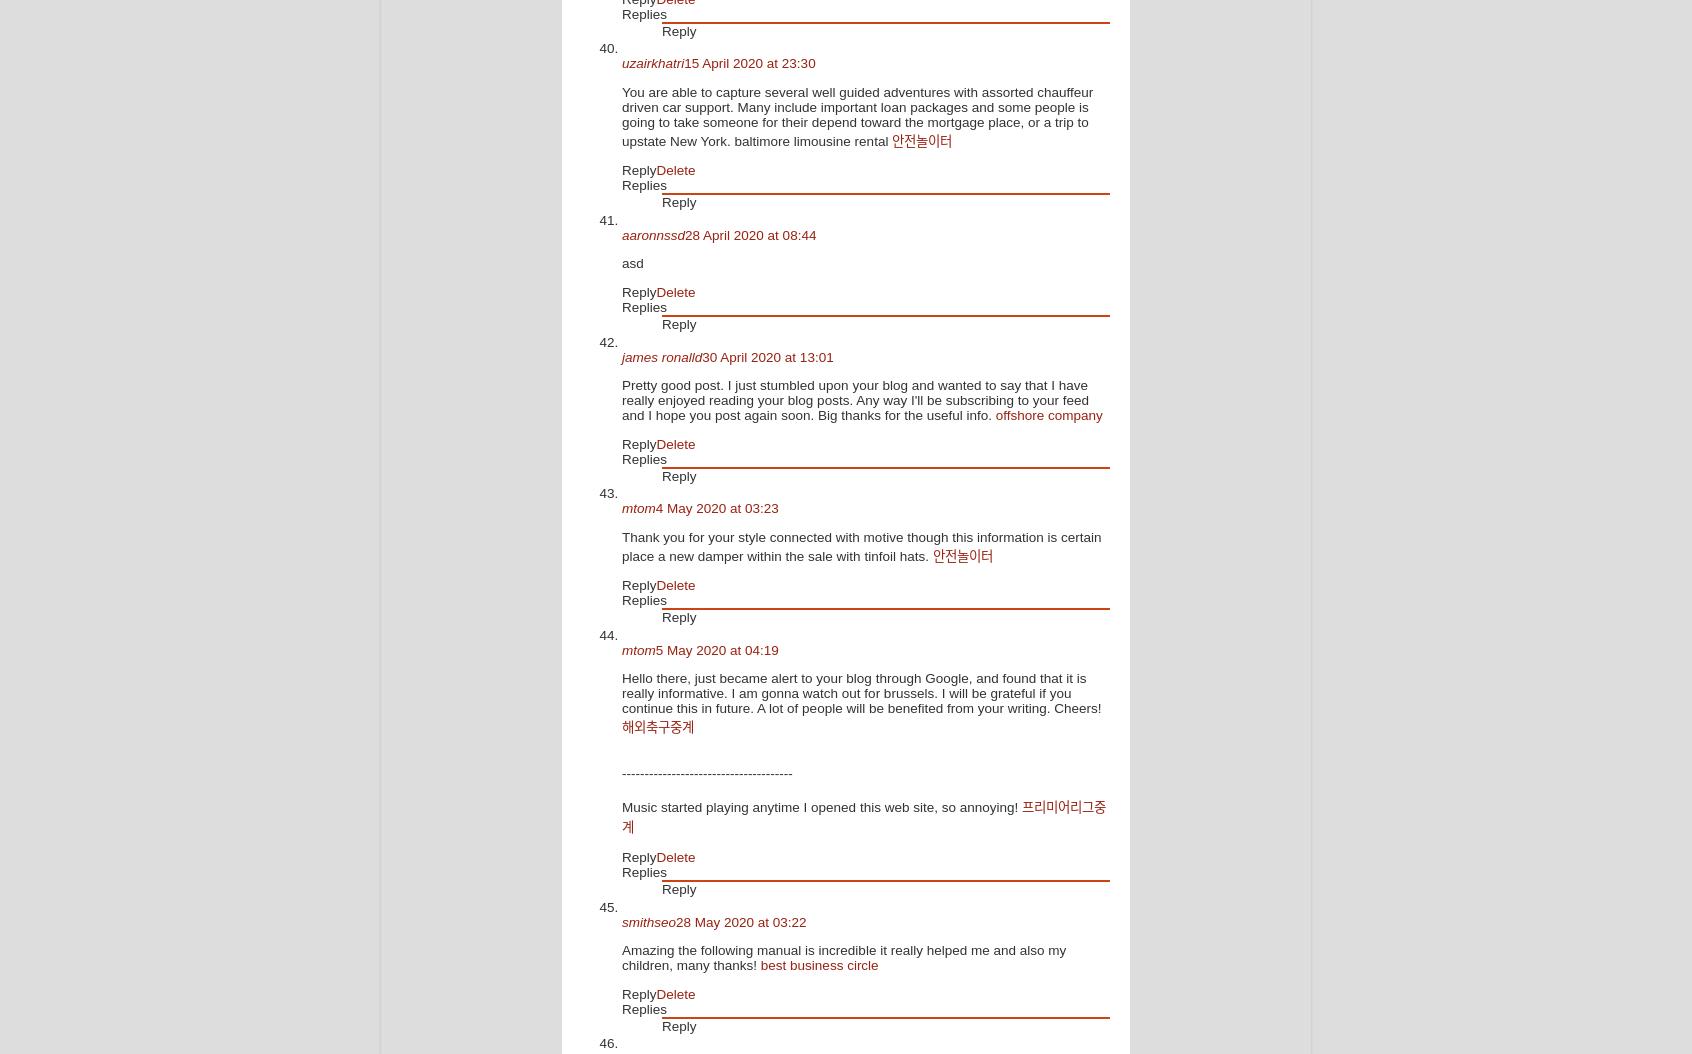  What do you see at coordinates (1047, 414) in the screenshot?
I see `'offshore company'` at bounding box center [1047, 414].